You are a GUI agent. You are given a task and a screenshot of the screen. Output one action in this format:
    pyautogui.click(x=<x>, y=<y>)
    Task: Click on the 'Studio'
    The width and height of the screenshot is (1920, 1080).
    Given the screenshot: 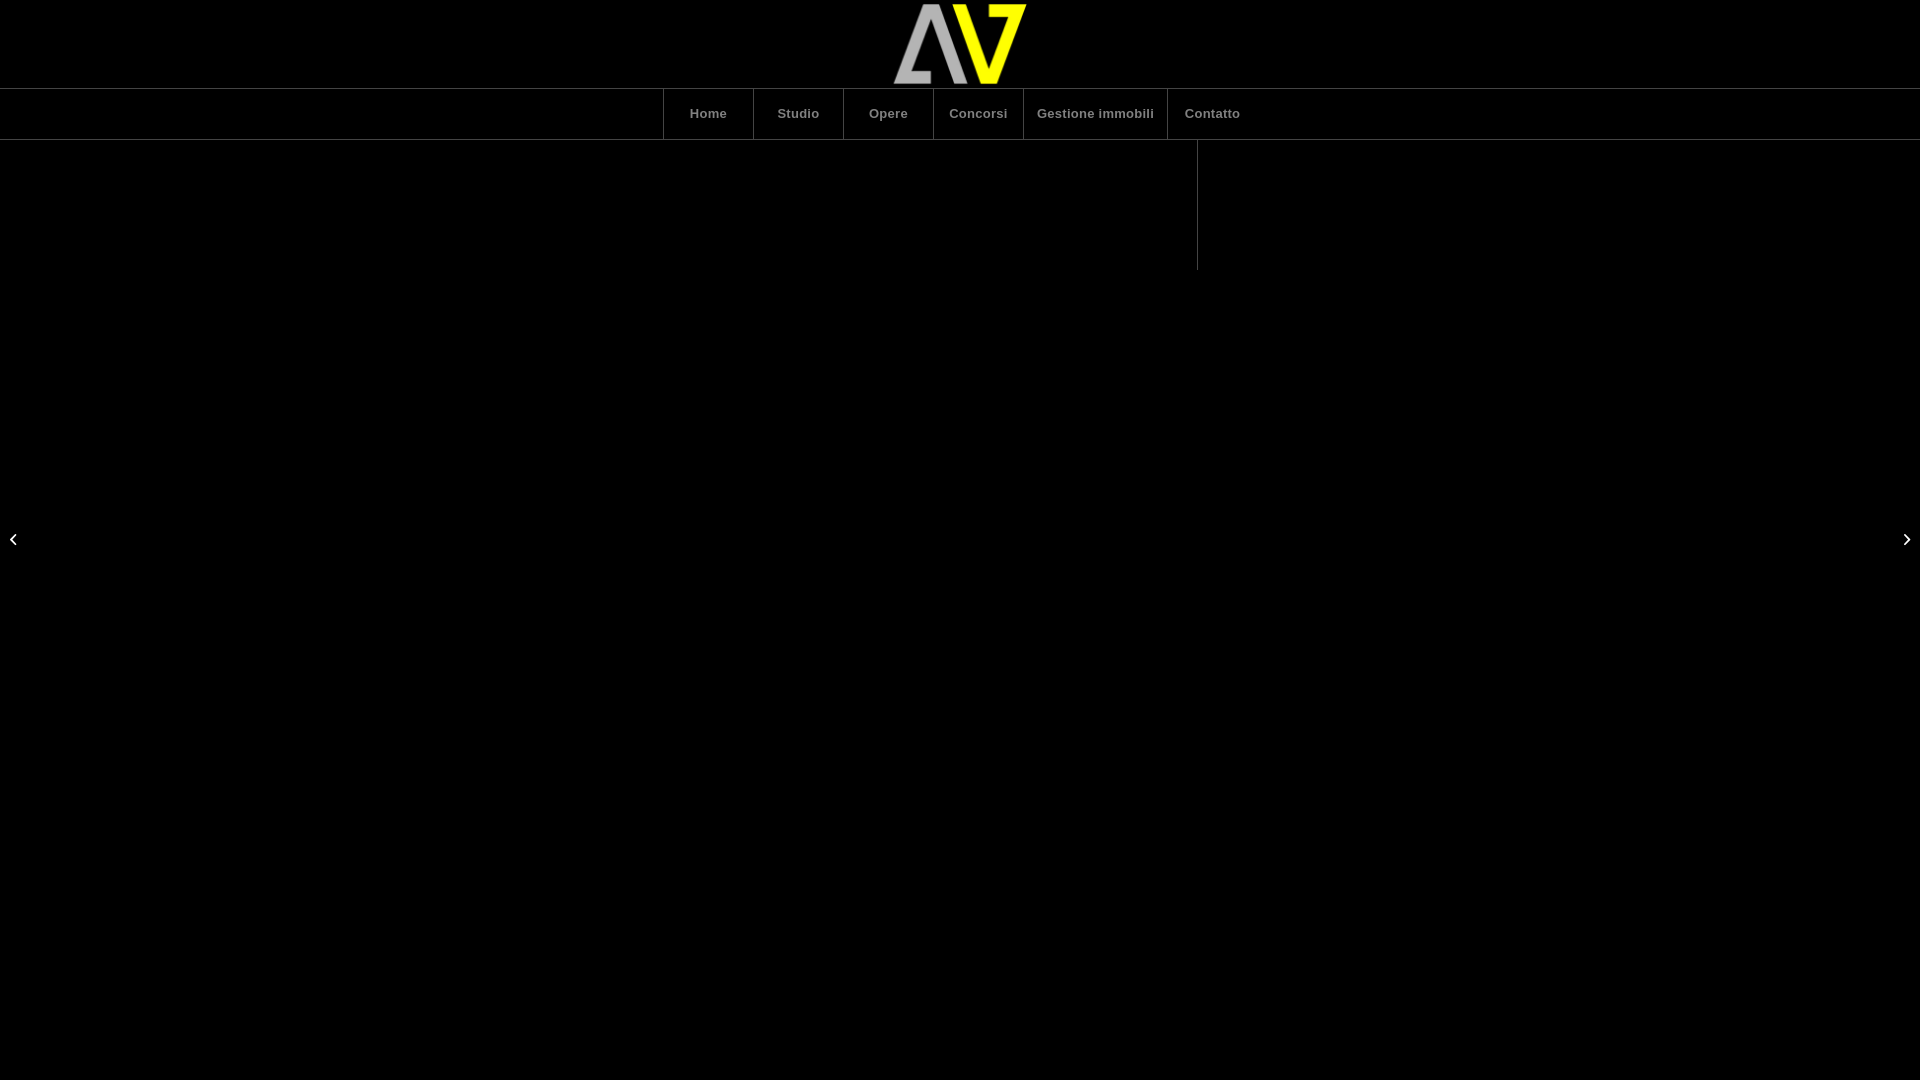 What is the action you would take?
    pyautogui.click(x=796, y=114)
    